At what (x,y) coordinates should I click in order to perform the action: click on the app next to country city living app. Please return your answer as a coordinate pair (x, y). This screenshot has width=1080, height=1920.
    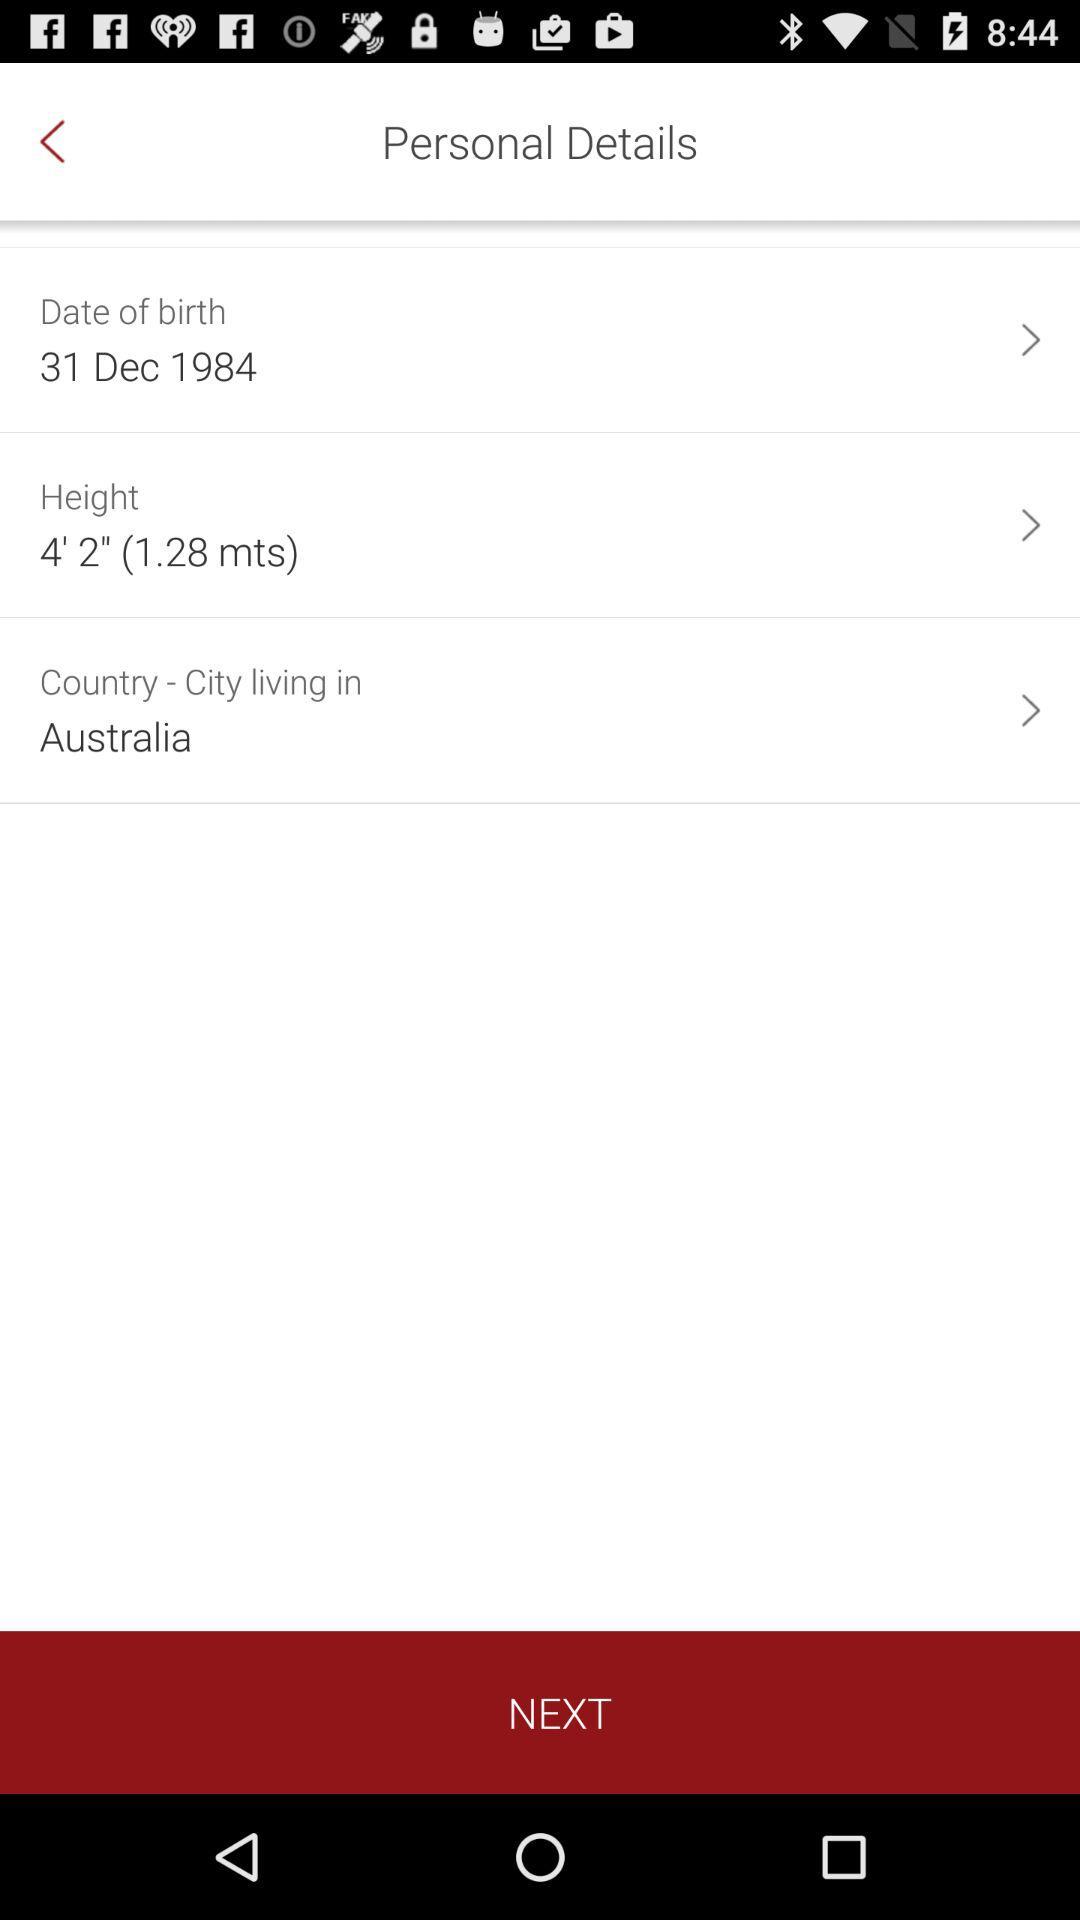
    Looking at the image, I should click on (1030, 710).